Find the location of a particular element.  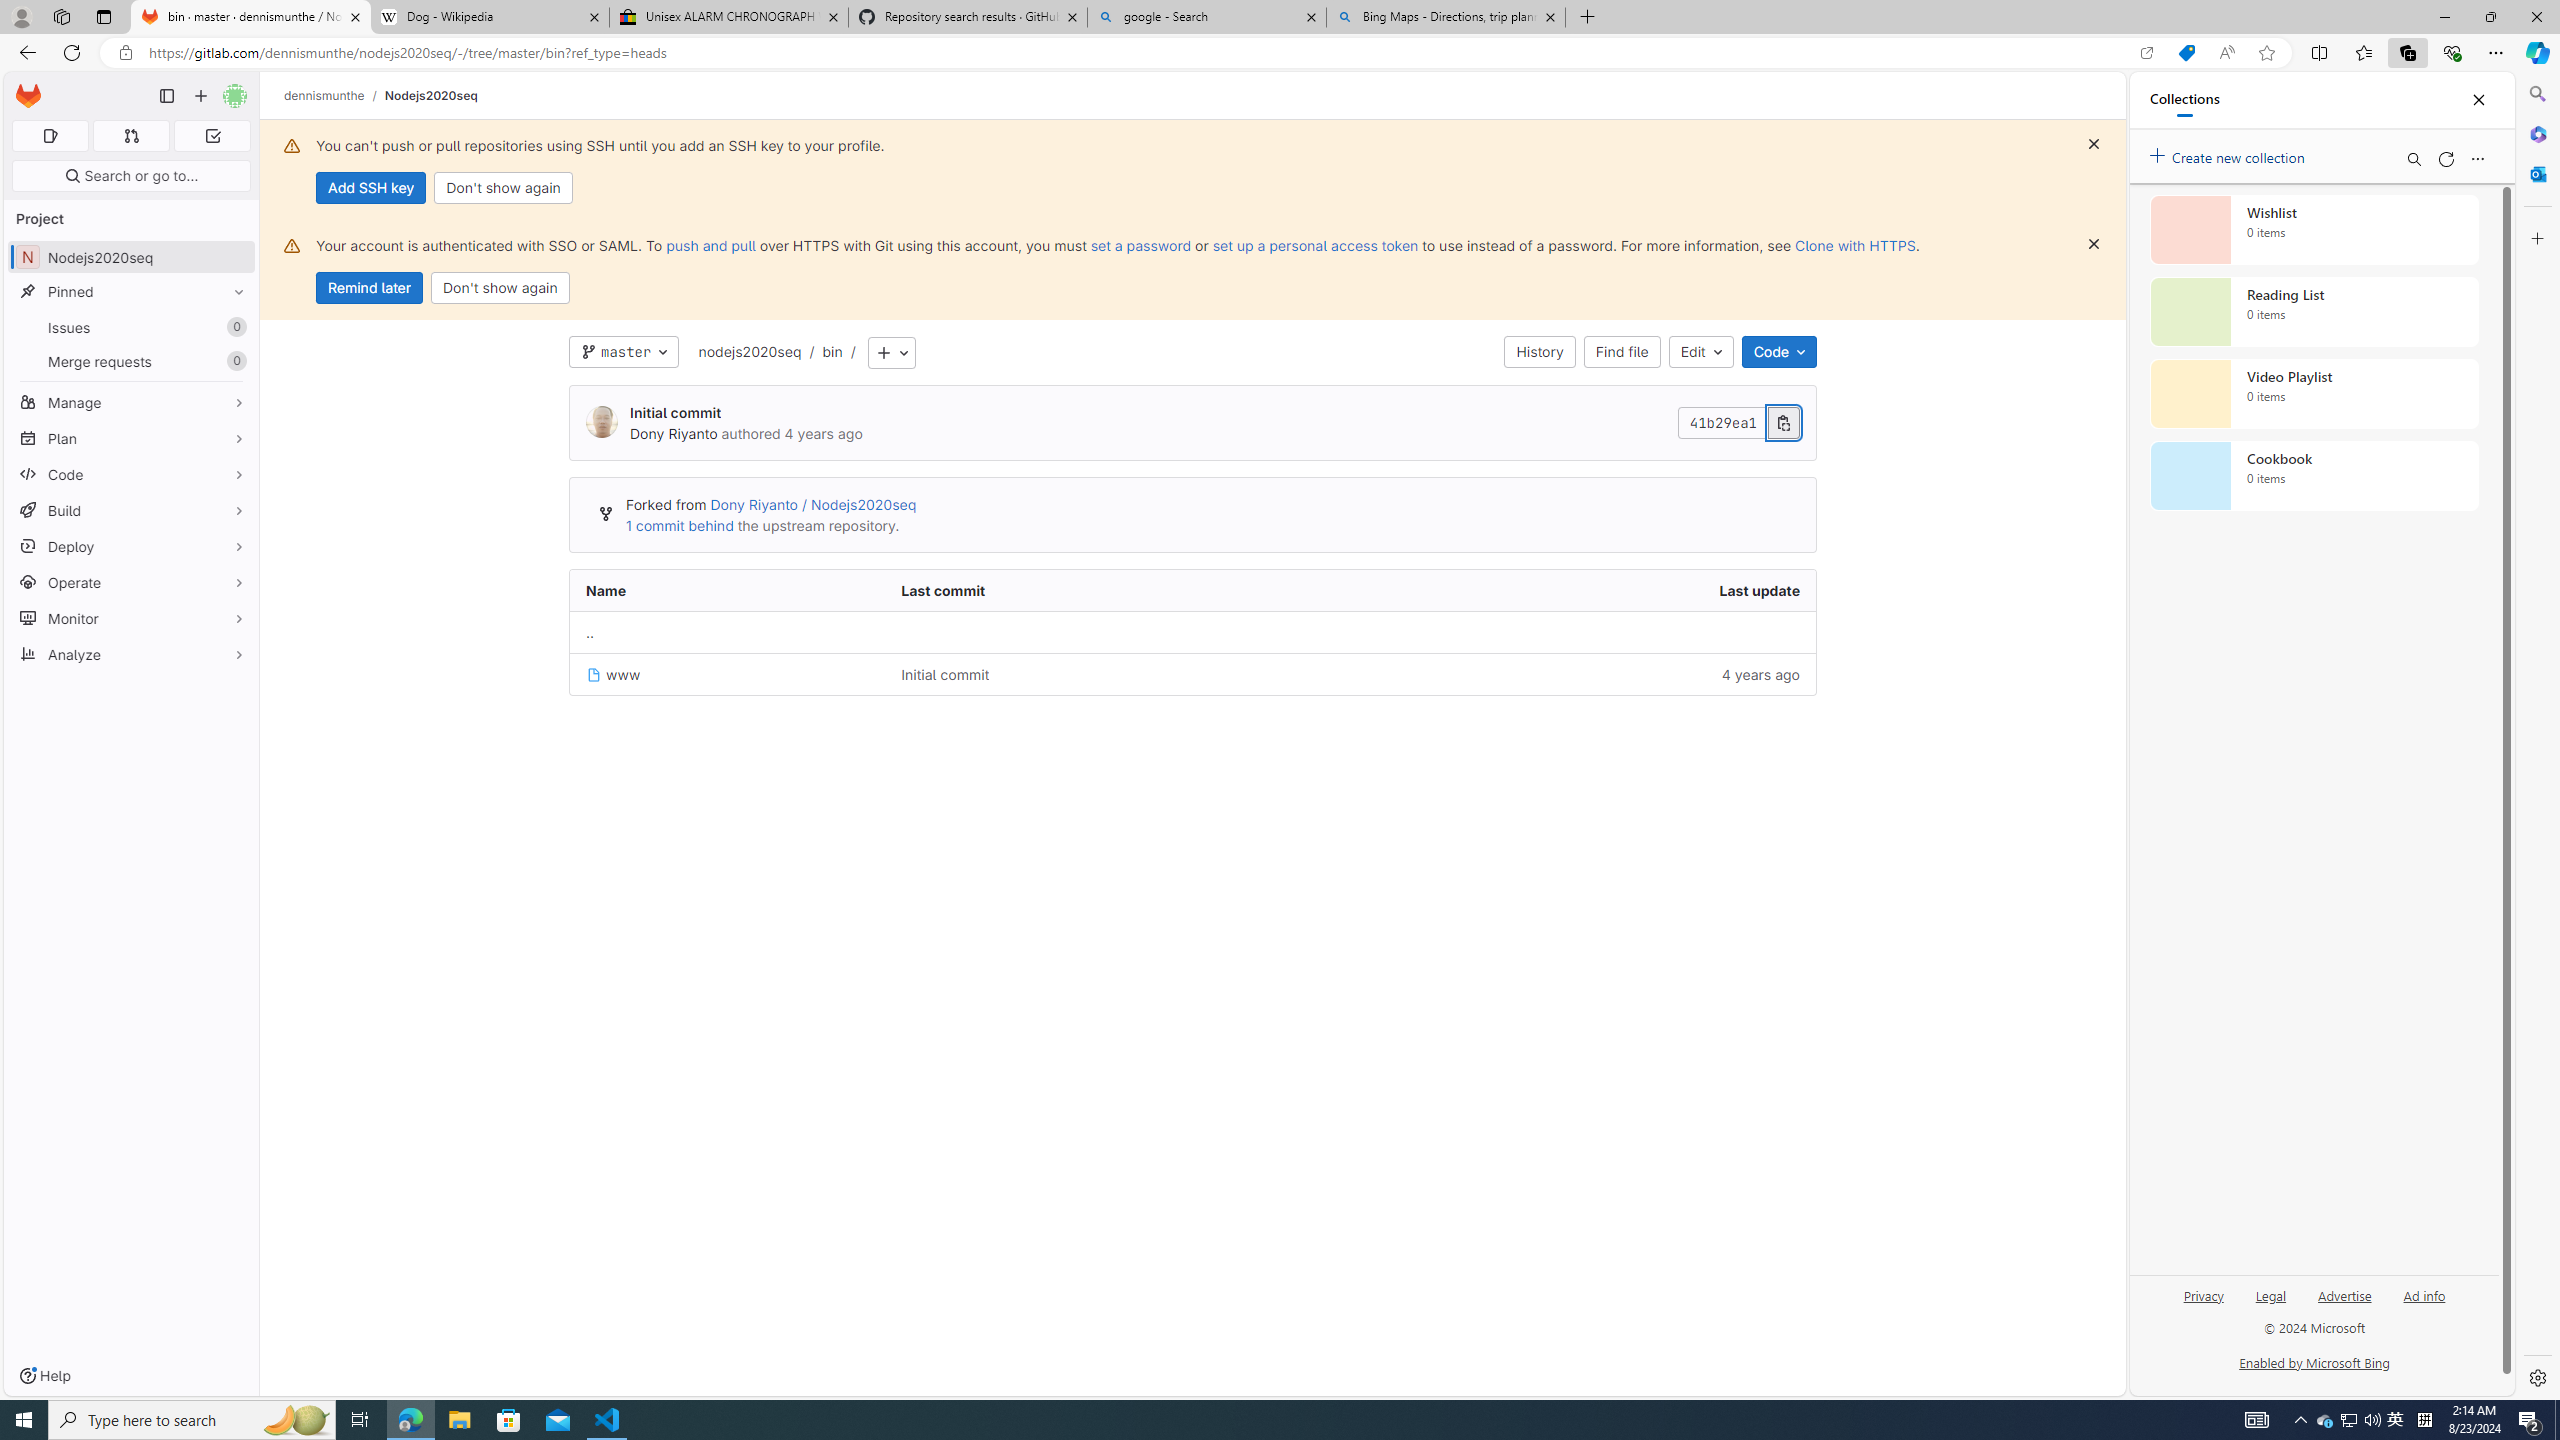

'Deploy' is located at coordinates (130, 545).